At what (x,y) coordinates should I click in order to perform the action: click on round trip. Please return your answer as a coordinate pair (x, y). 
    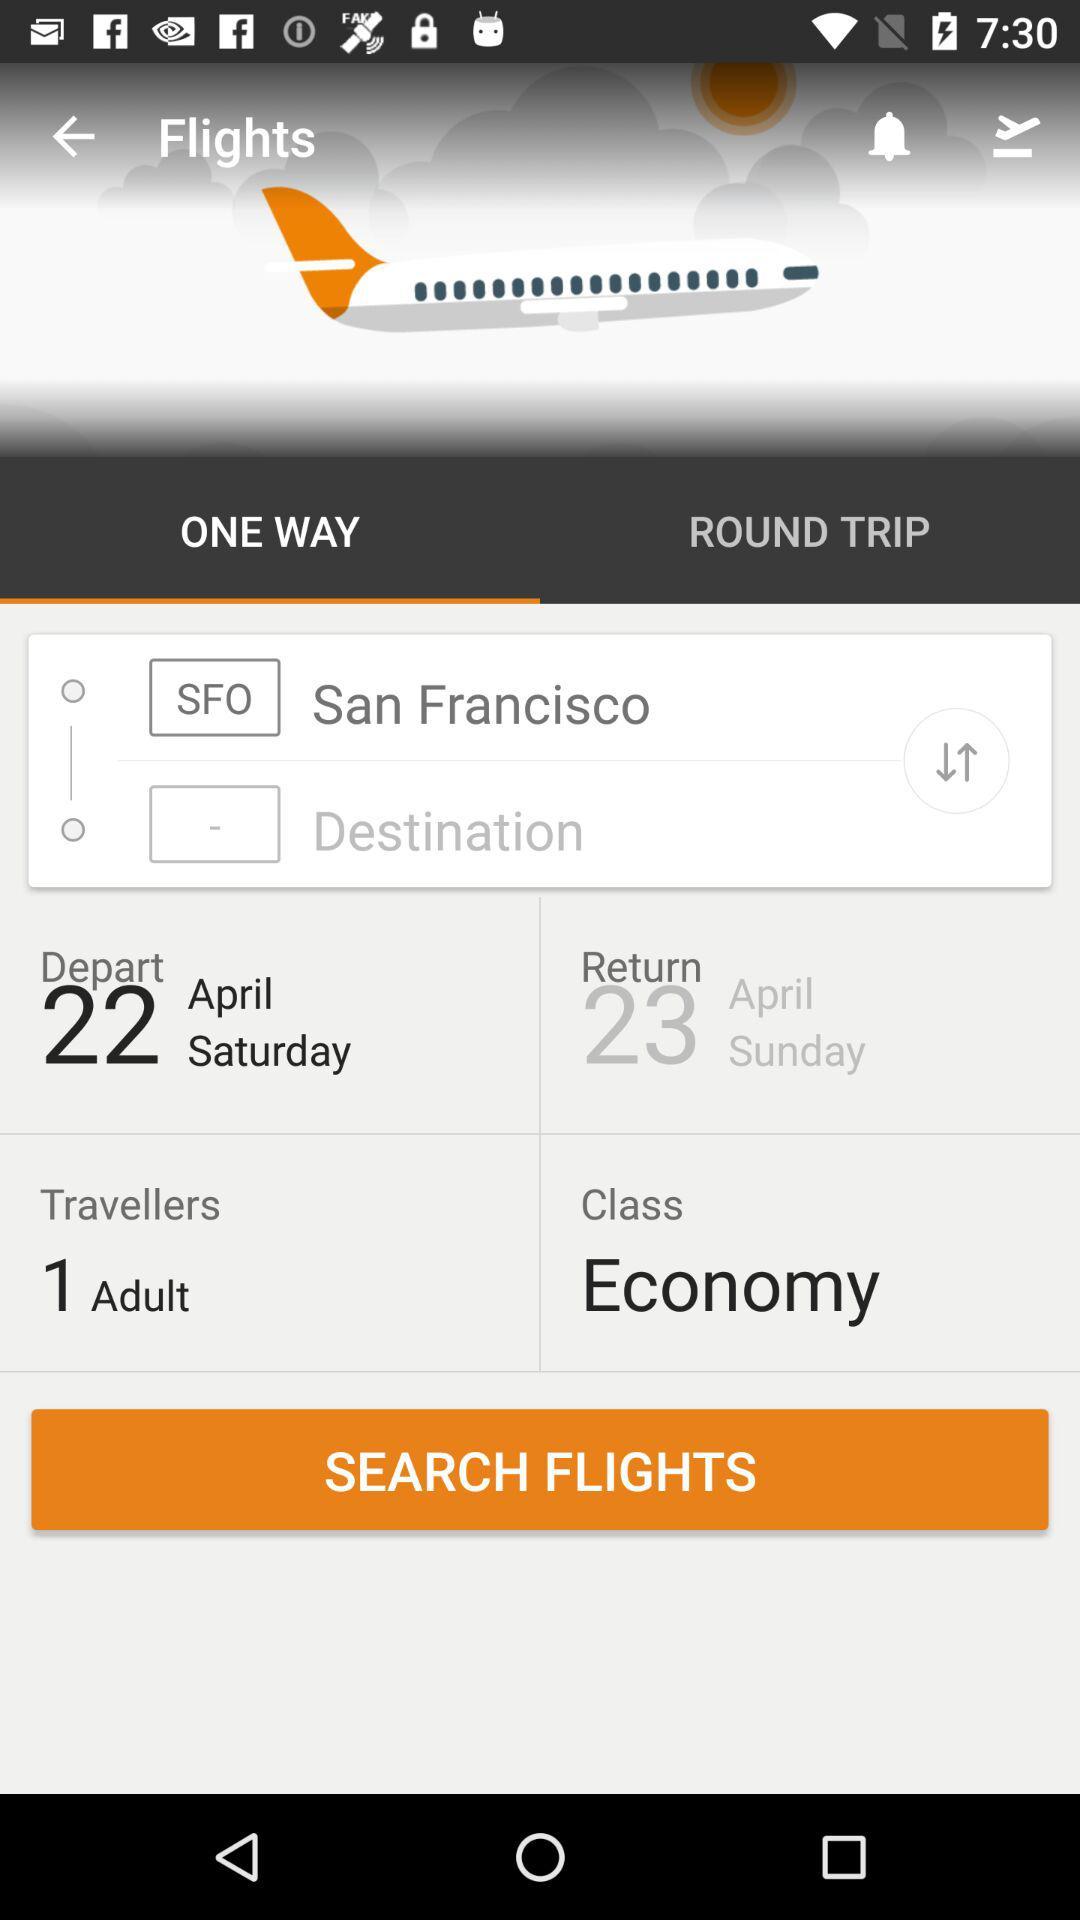
    Looking at the image, I should click on (810, 530).